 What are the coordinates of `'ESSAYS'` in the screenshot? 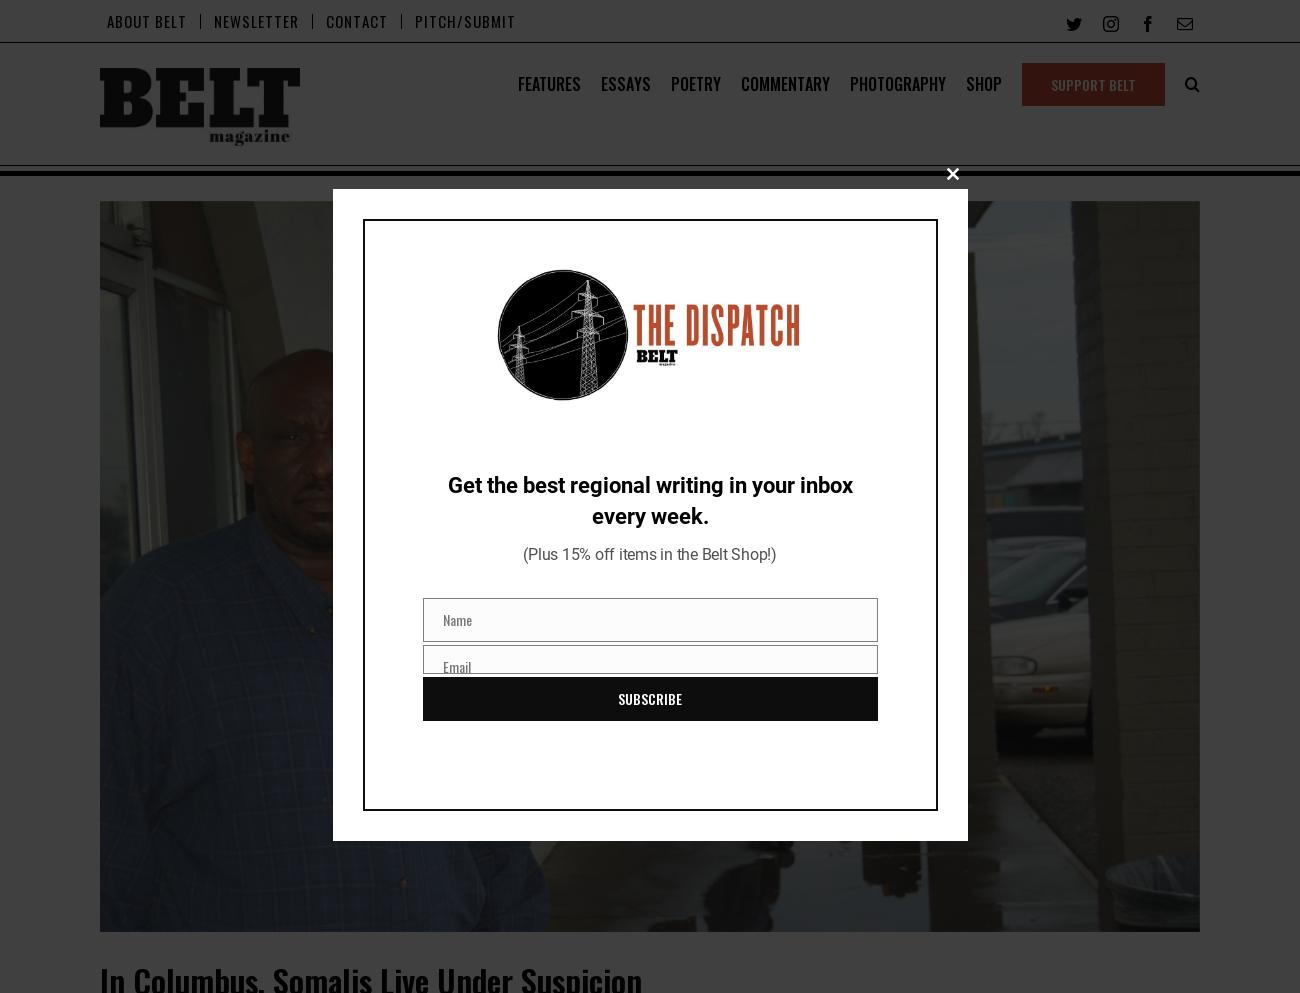 It's located at (625, 84).